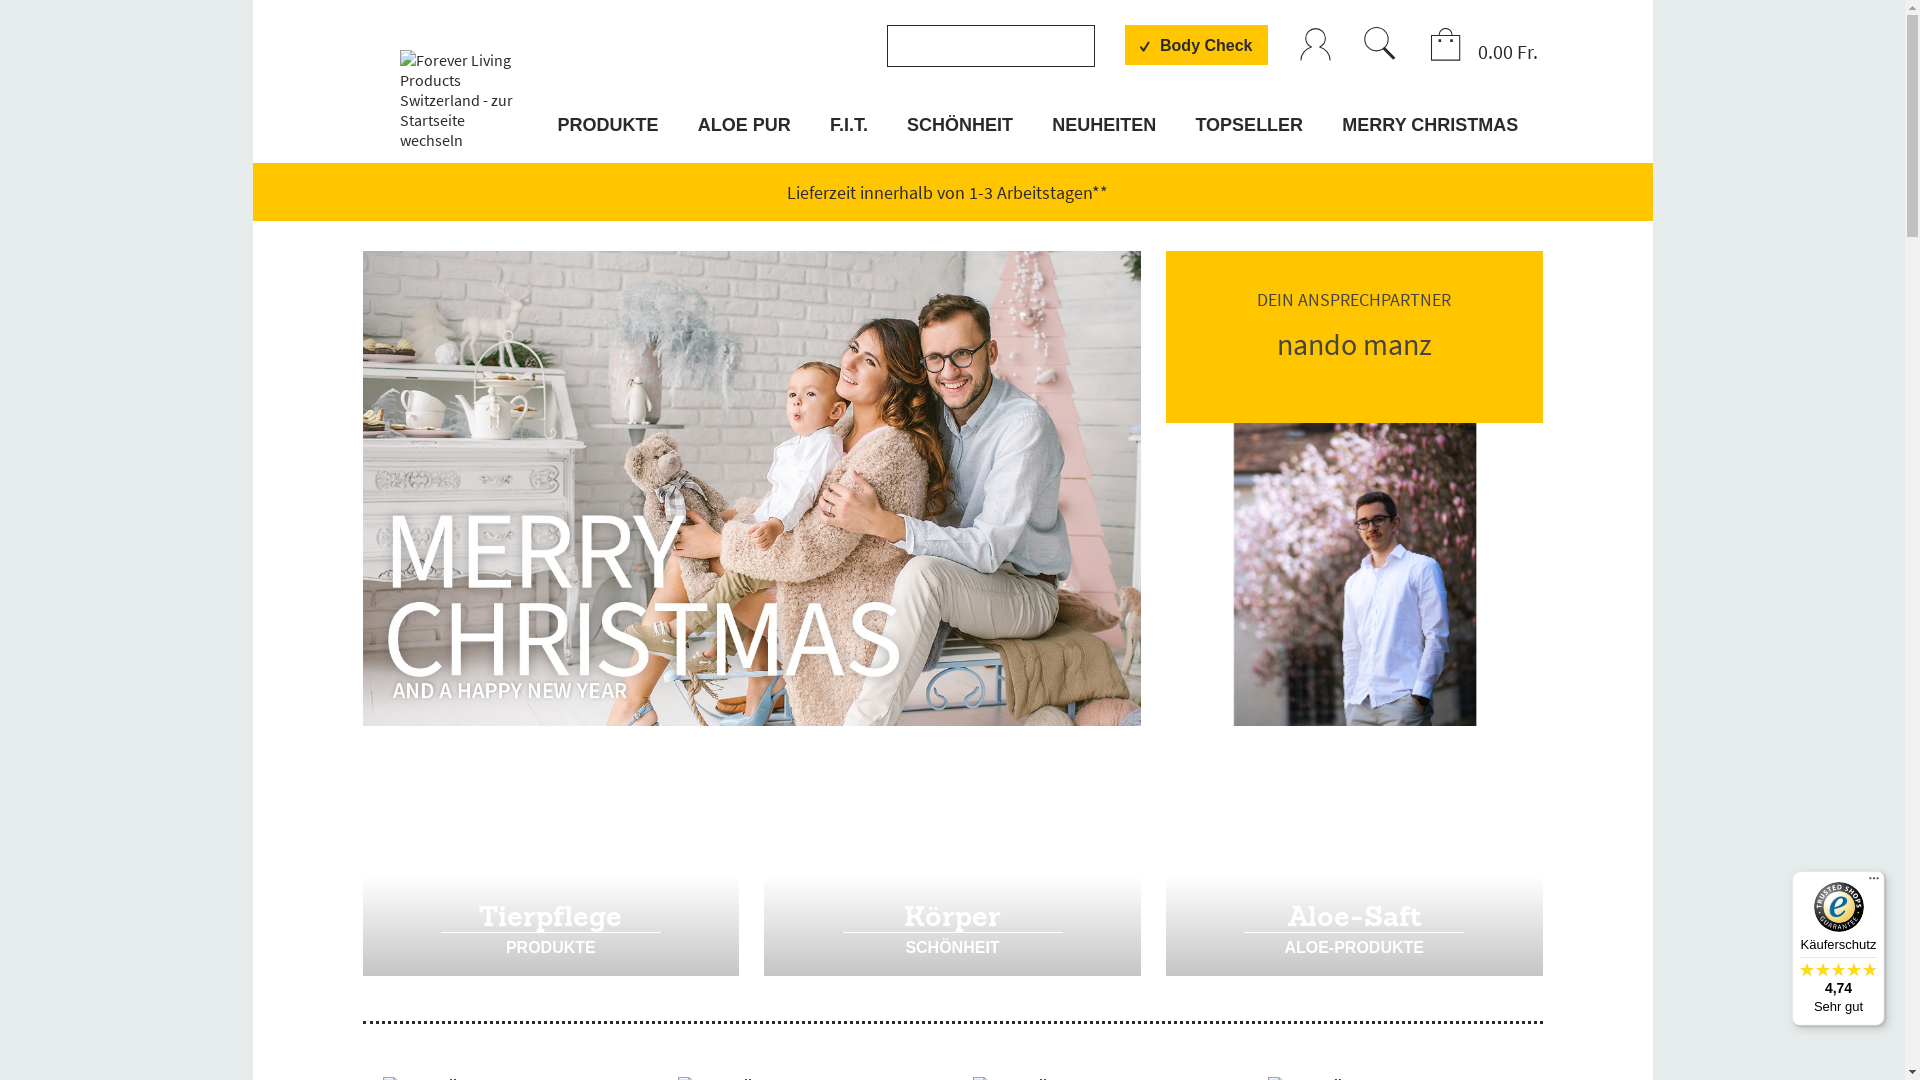 Image resolution: width=1920 pixels, height=1080 pixels. I want to click on 'PRODUKTE', so click(609, 136).